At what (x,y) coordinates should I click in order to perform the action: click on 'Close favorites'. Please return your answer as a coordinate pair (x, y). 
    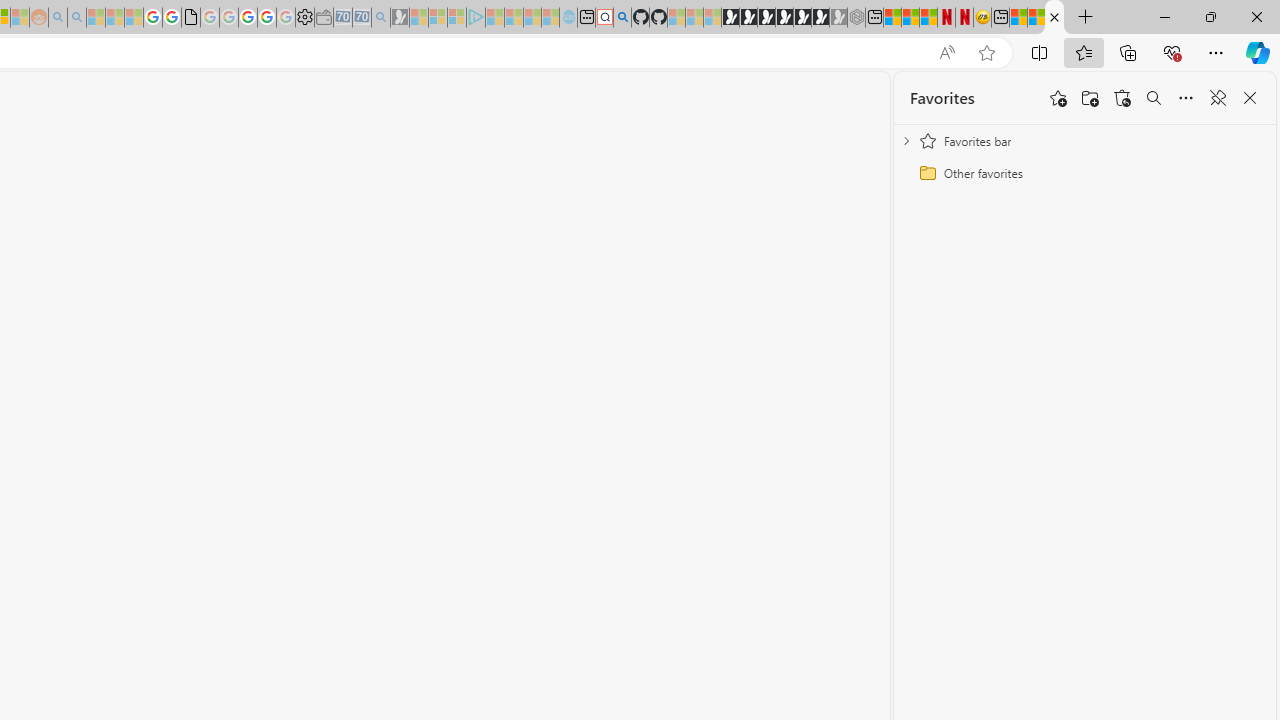
    Looking at the image, I should click on (1249, 98).